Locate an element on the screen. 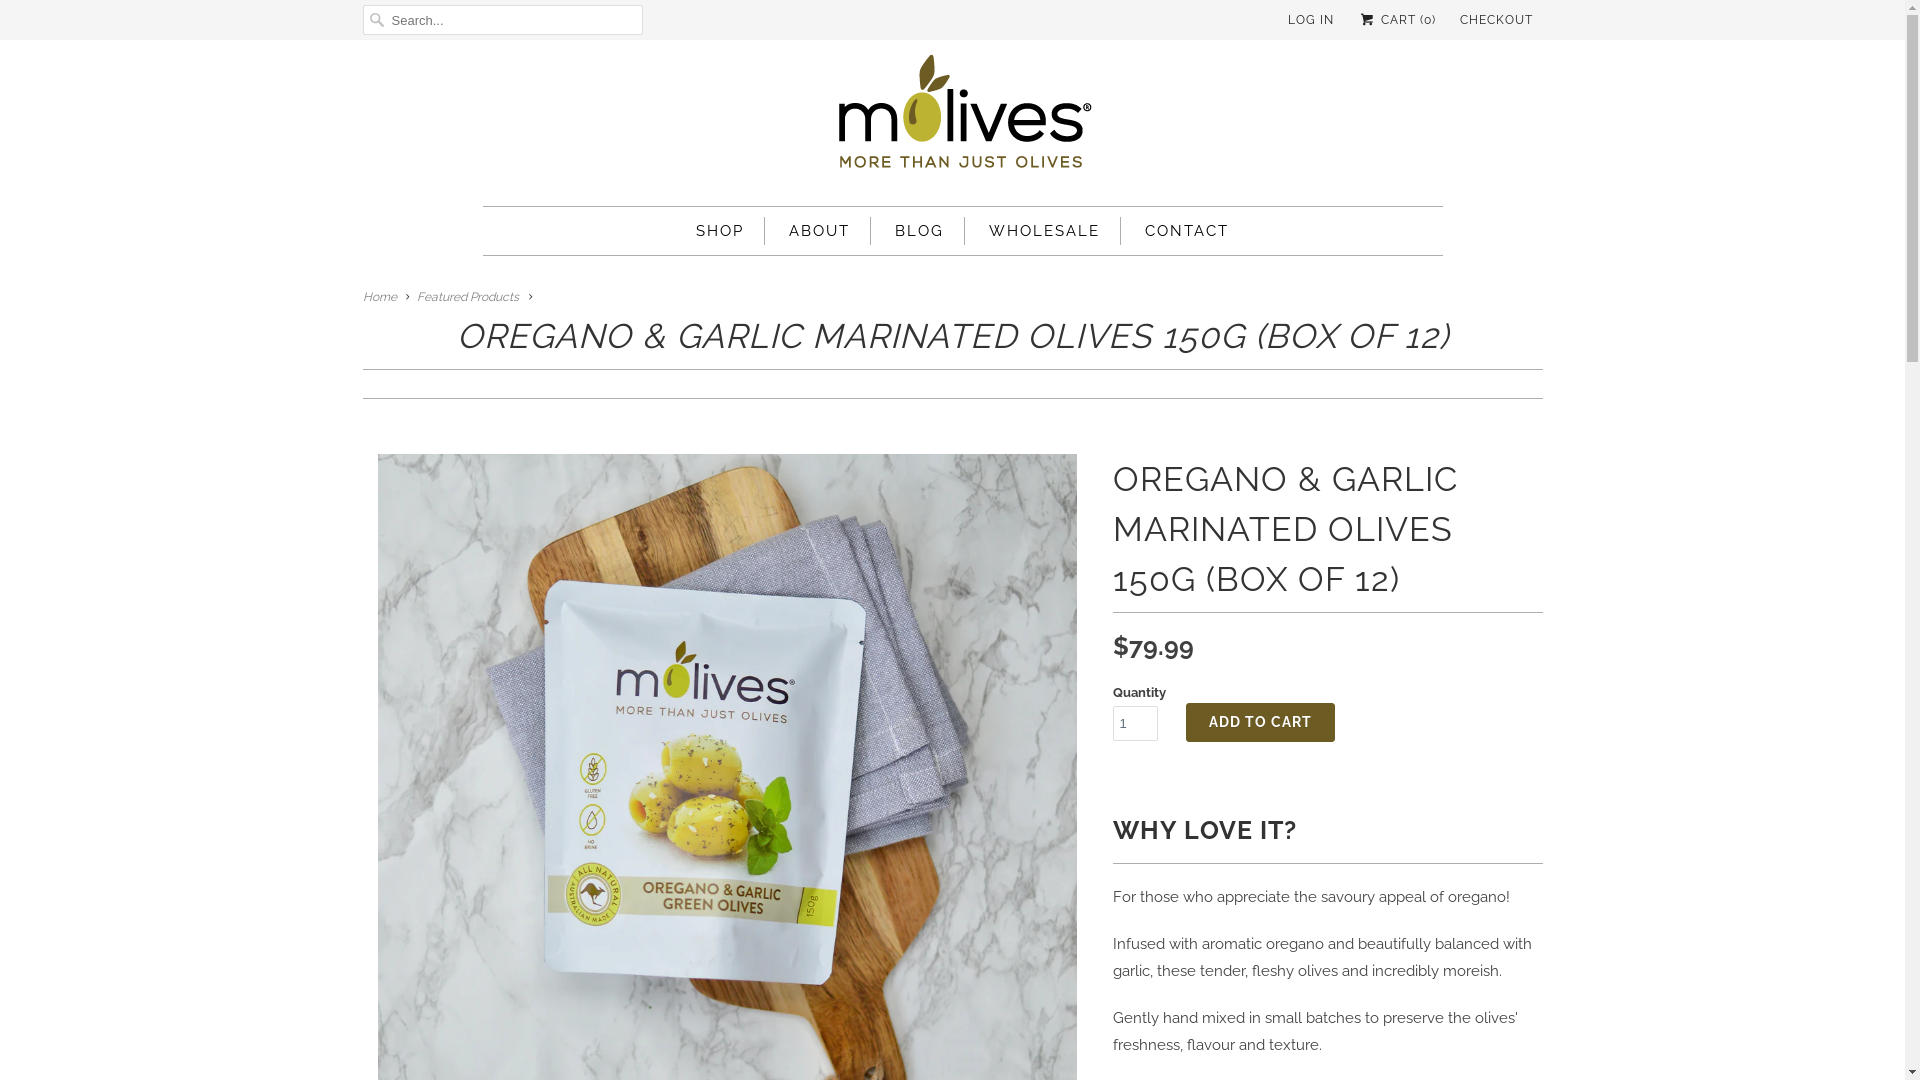 Image resolution: width=1920 pixels, height=1080 pixels. 'CHECKOUT' is located at coordinates (1496, 19).